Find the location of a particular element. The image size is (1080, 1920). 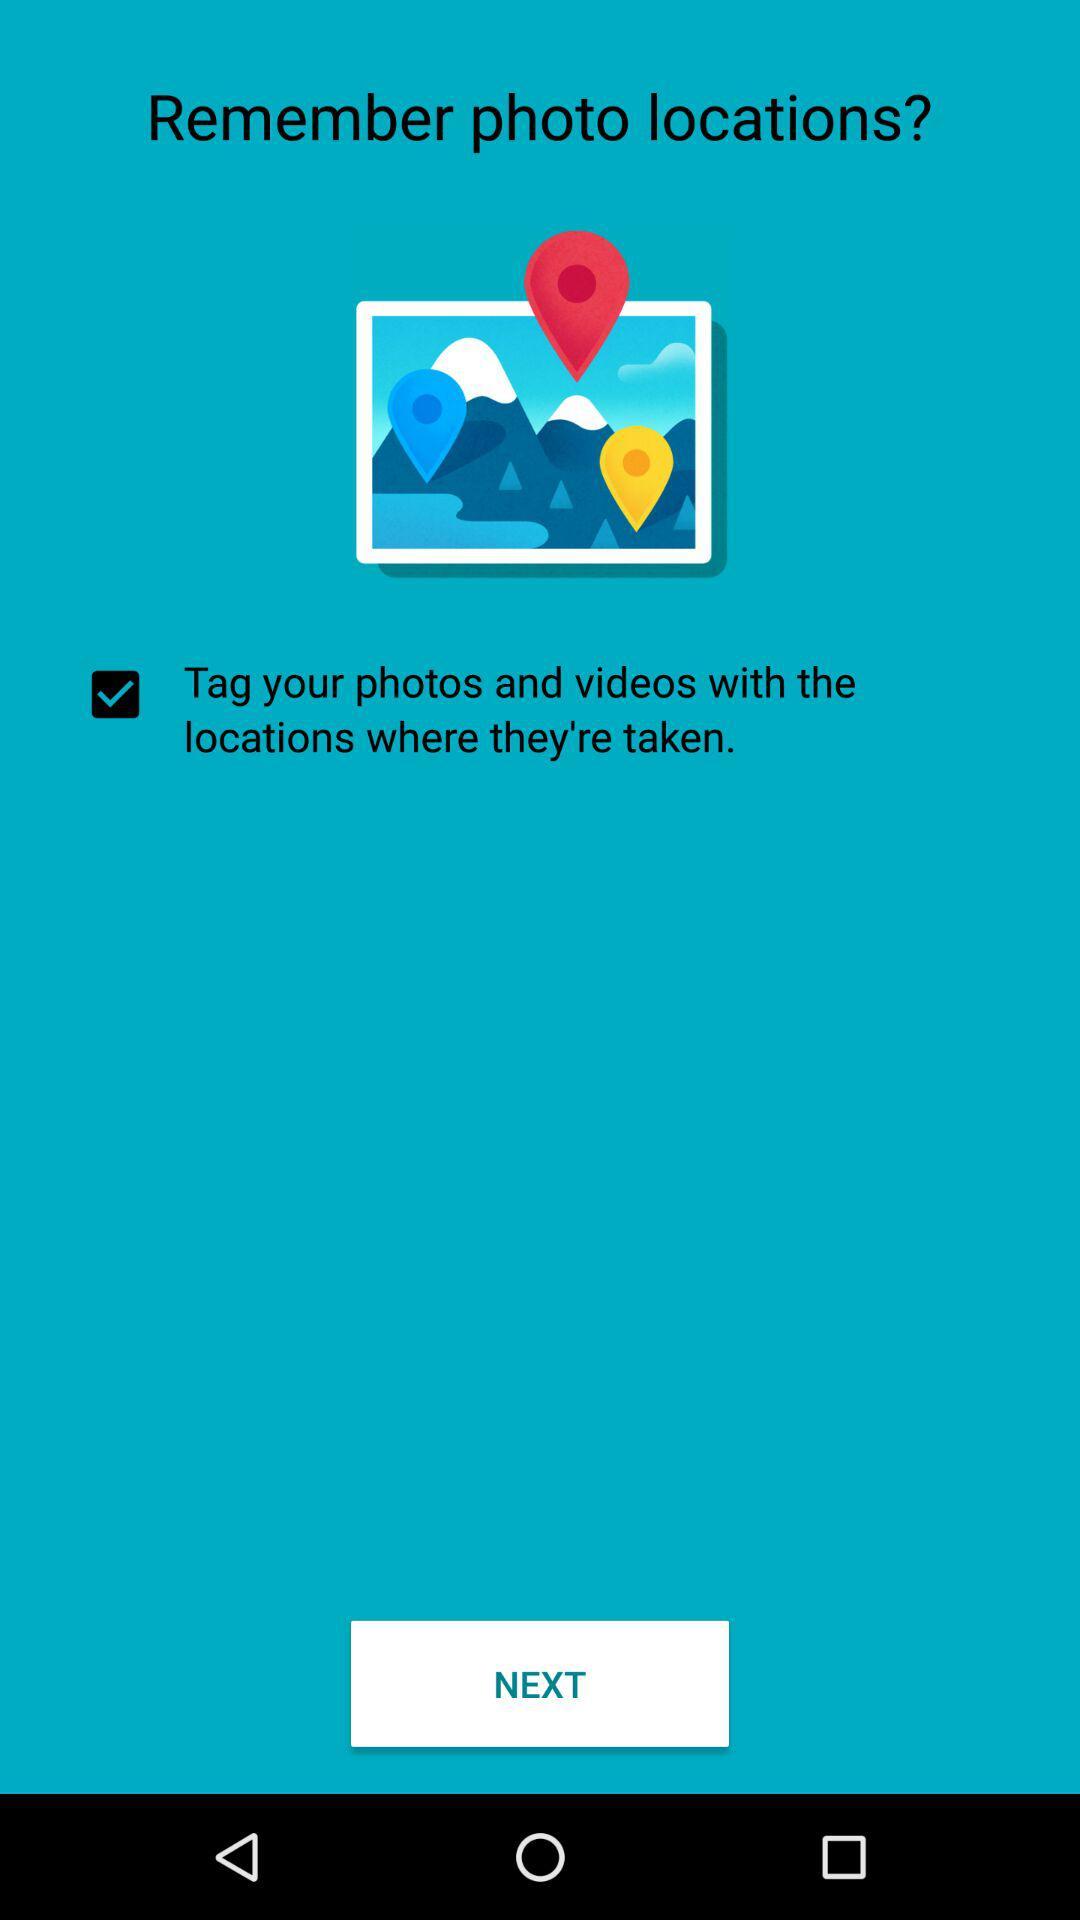

the item above the next item is located at coordinates (540, 708).